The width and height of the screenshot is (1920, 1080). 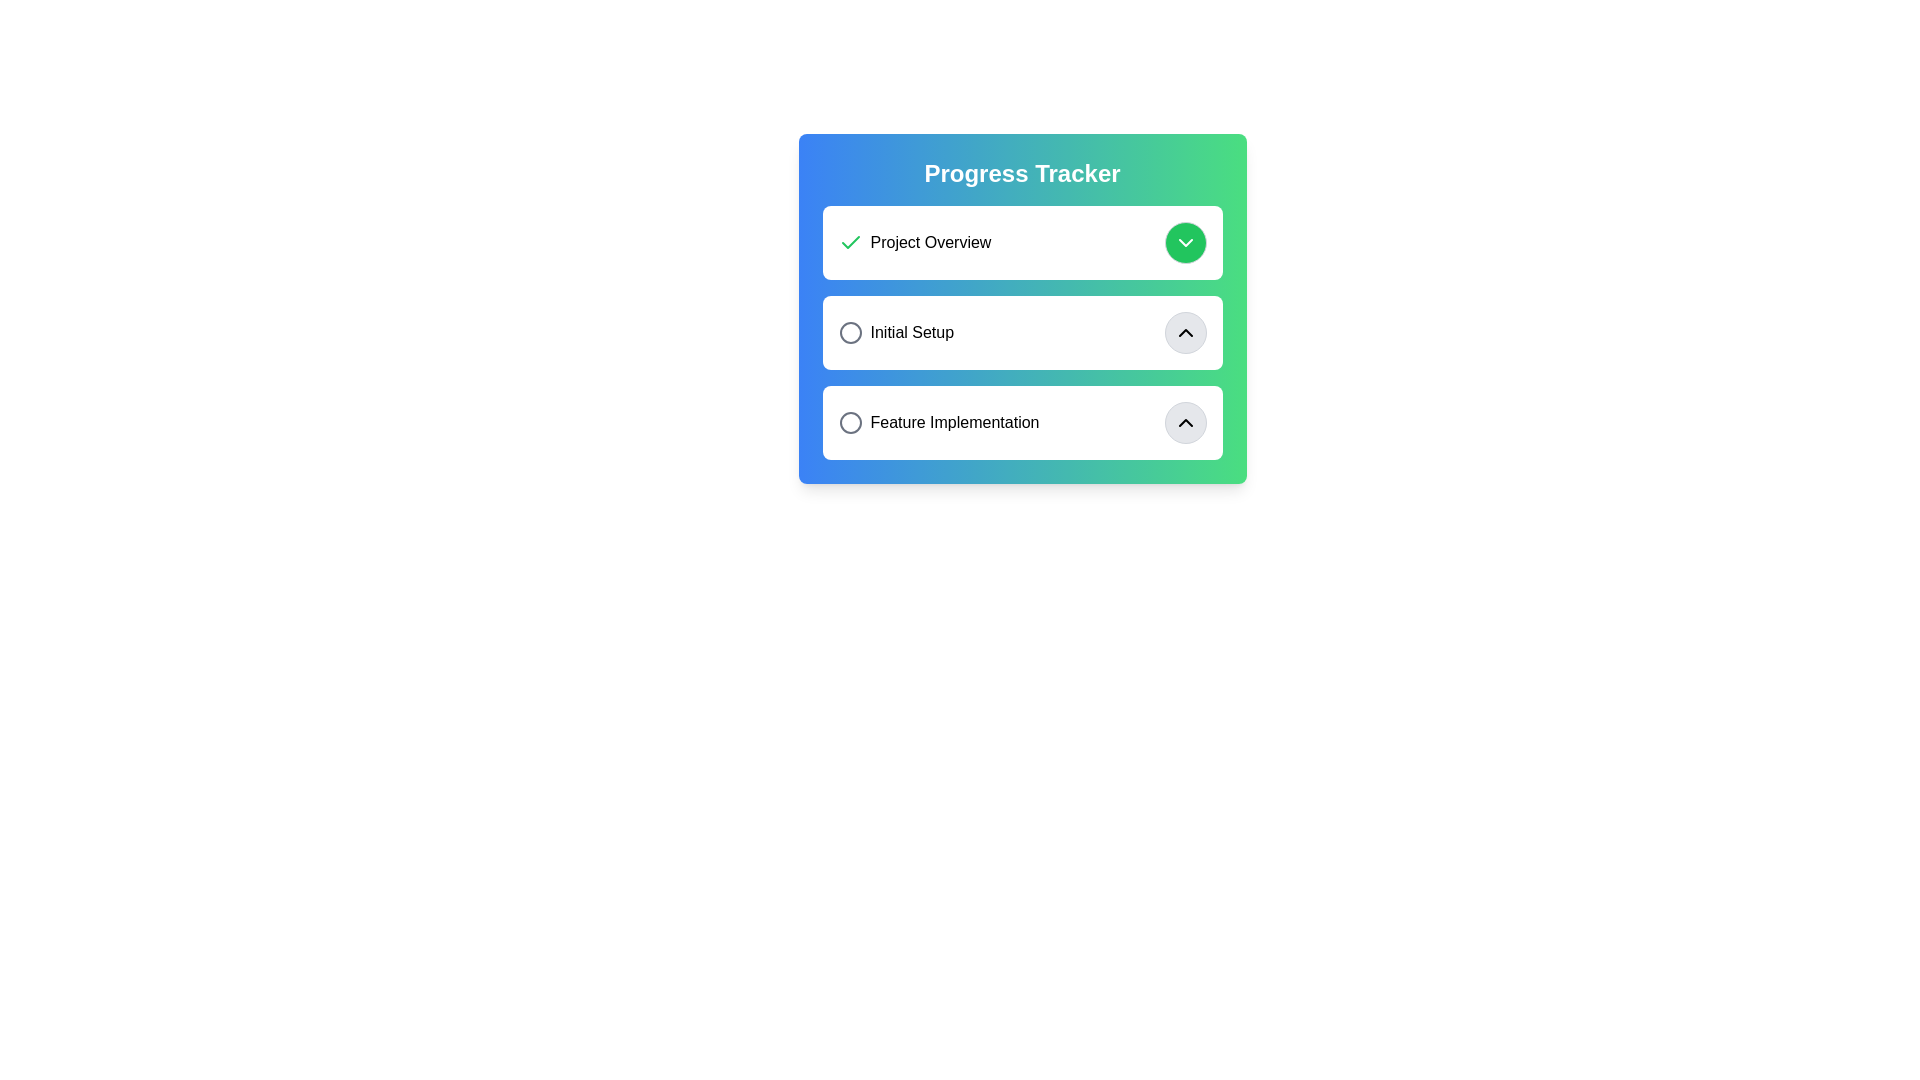 I want to click on the downward-pointing chevron icon outlined in white, located near the right edge of the green circular button in the 'Progress Tracker' panel under 'Project Overview' to trigger hover-related UI effects, so click(x=1185, y=242).